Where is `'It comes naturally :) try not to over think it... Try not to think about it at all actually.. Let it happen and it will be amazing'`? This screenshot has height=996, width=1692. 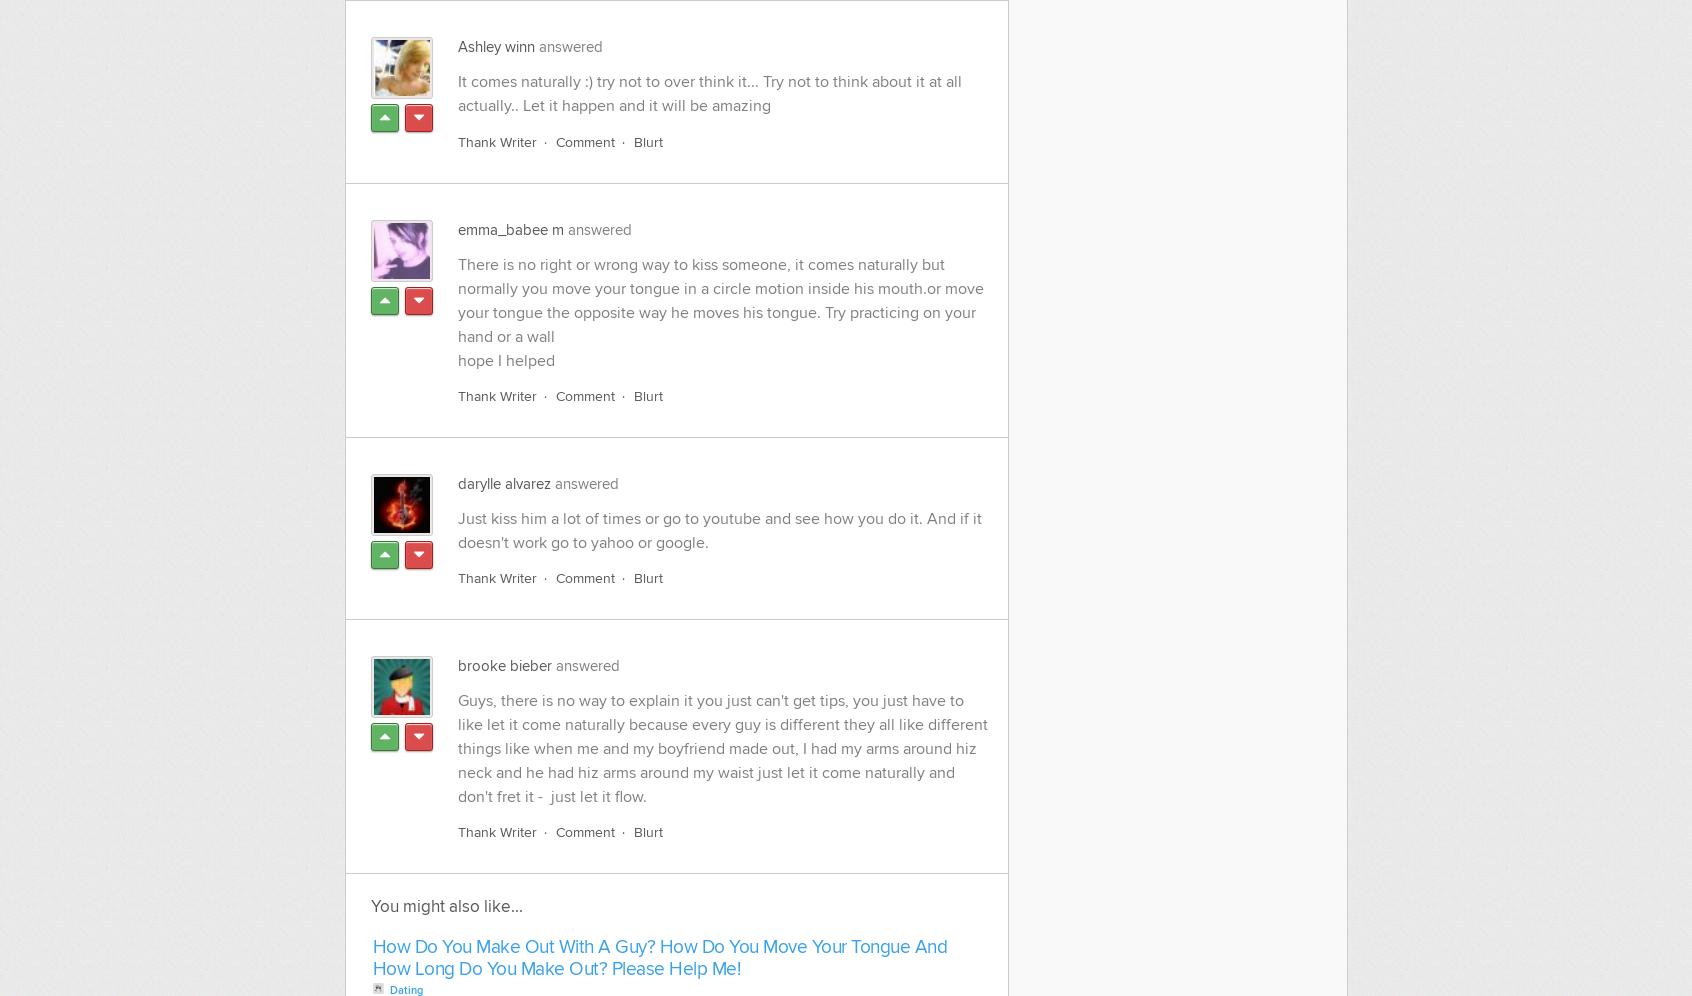
'It comes naturally :) try not to over think it... Try not to think about it at all actually.. Let it happen and it will be amazing' is located at coordinates (707, 93).